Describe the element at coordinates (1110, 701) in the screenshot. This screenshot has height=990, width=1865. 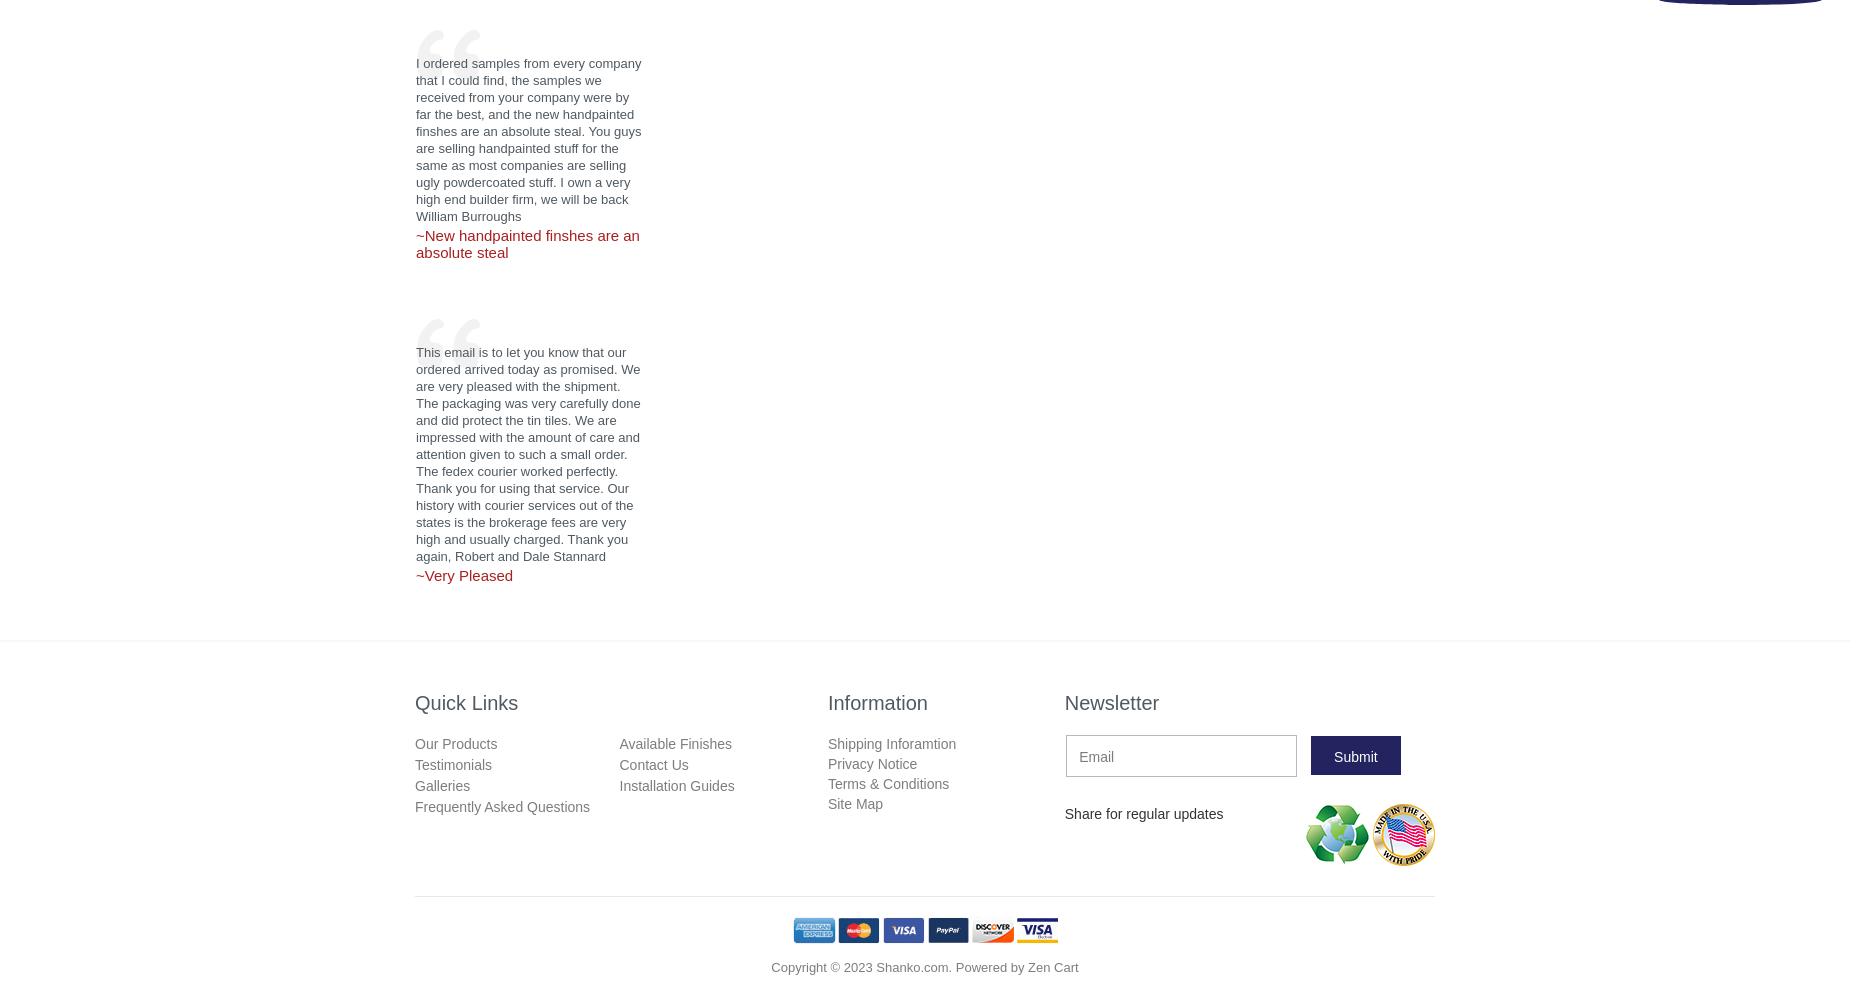
I see `'Newsletter'` at that location.